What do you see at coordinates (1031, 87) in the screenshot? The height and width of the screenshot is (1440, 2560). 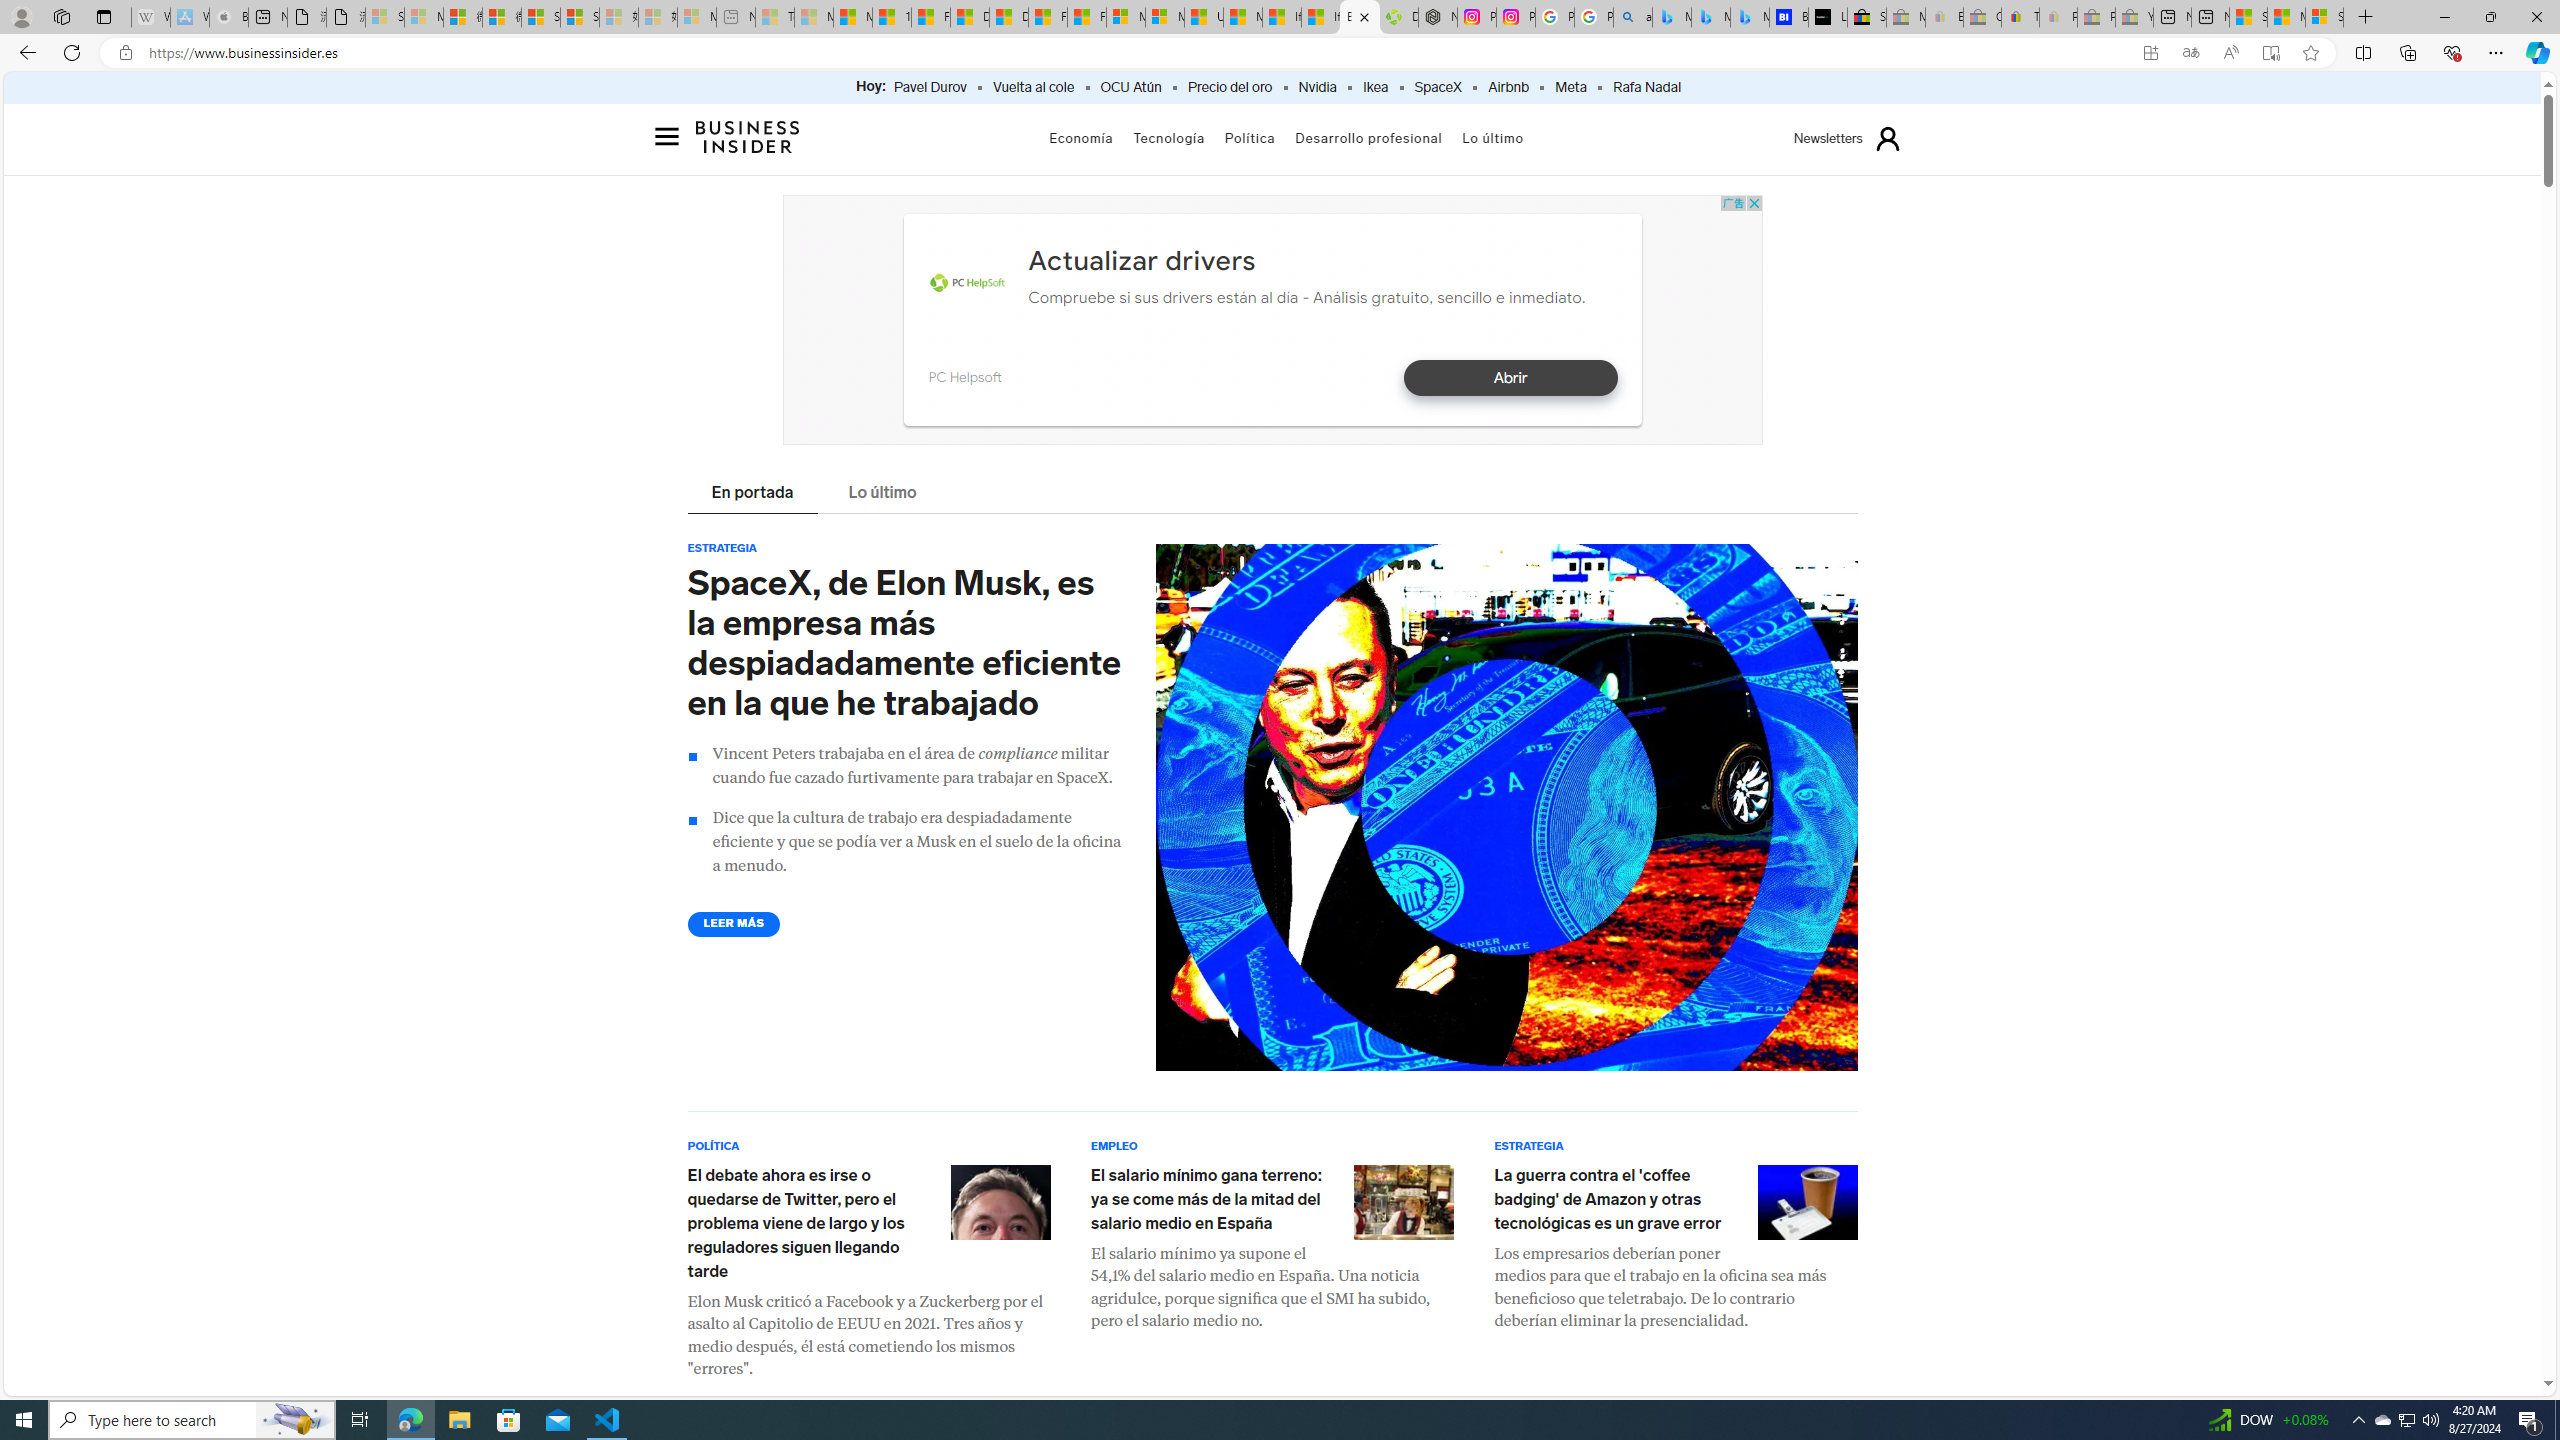 I see `'Vuelta al cole'` at bounding box center [1031, 87].